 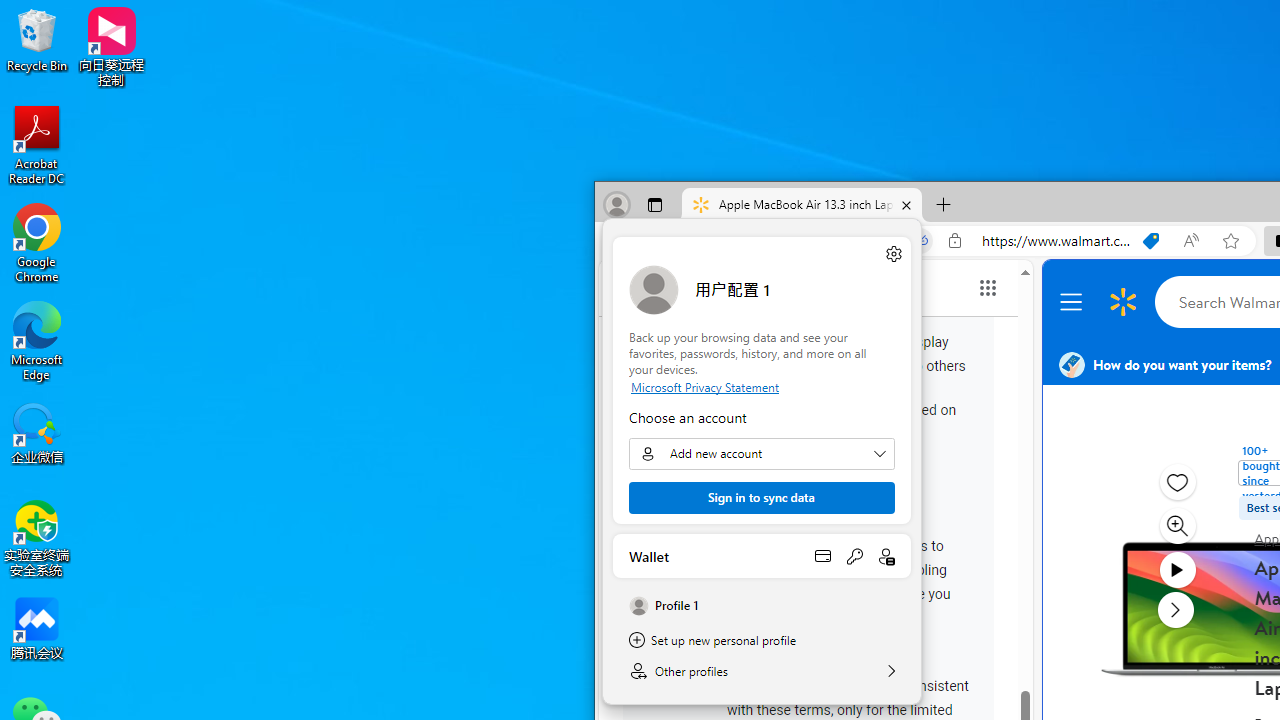 I want to click on 'View video', so click(x=1176, y=570).